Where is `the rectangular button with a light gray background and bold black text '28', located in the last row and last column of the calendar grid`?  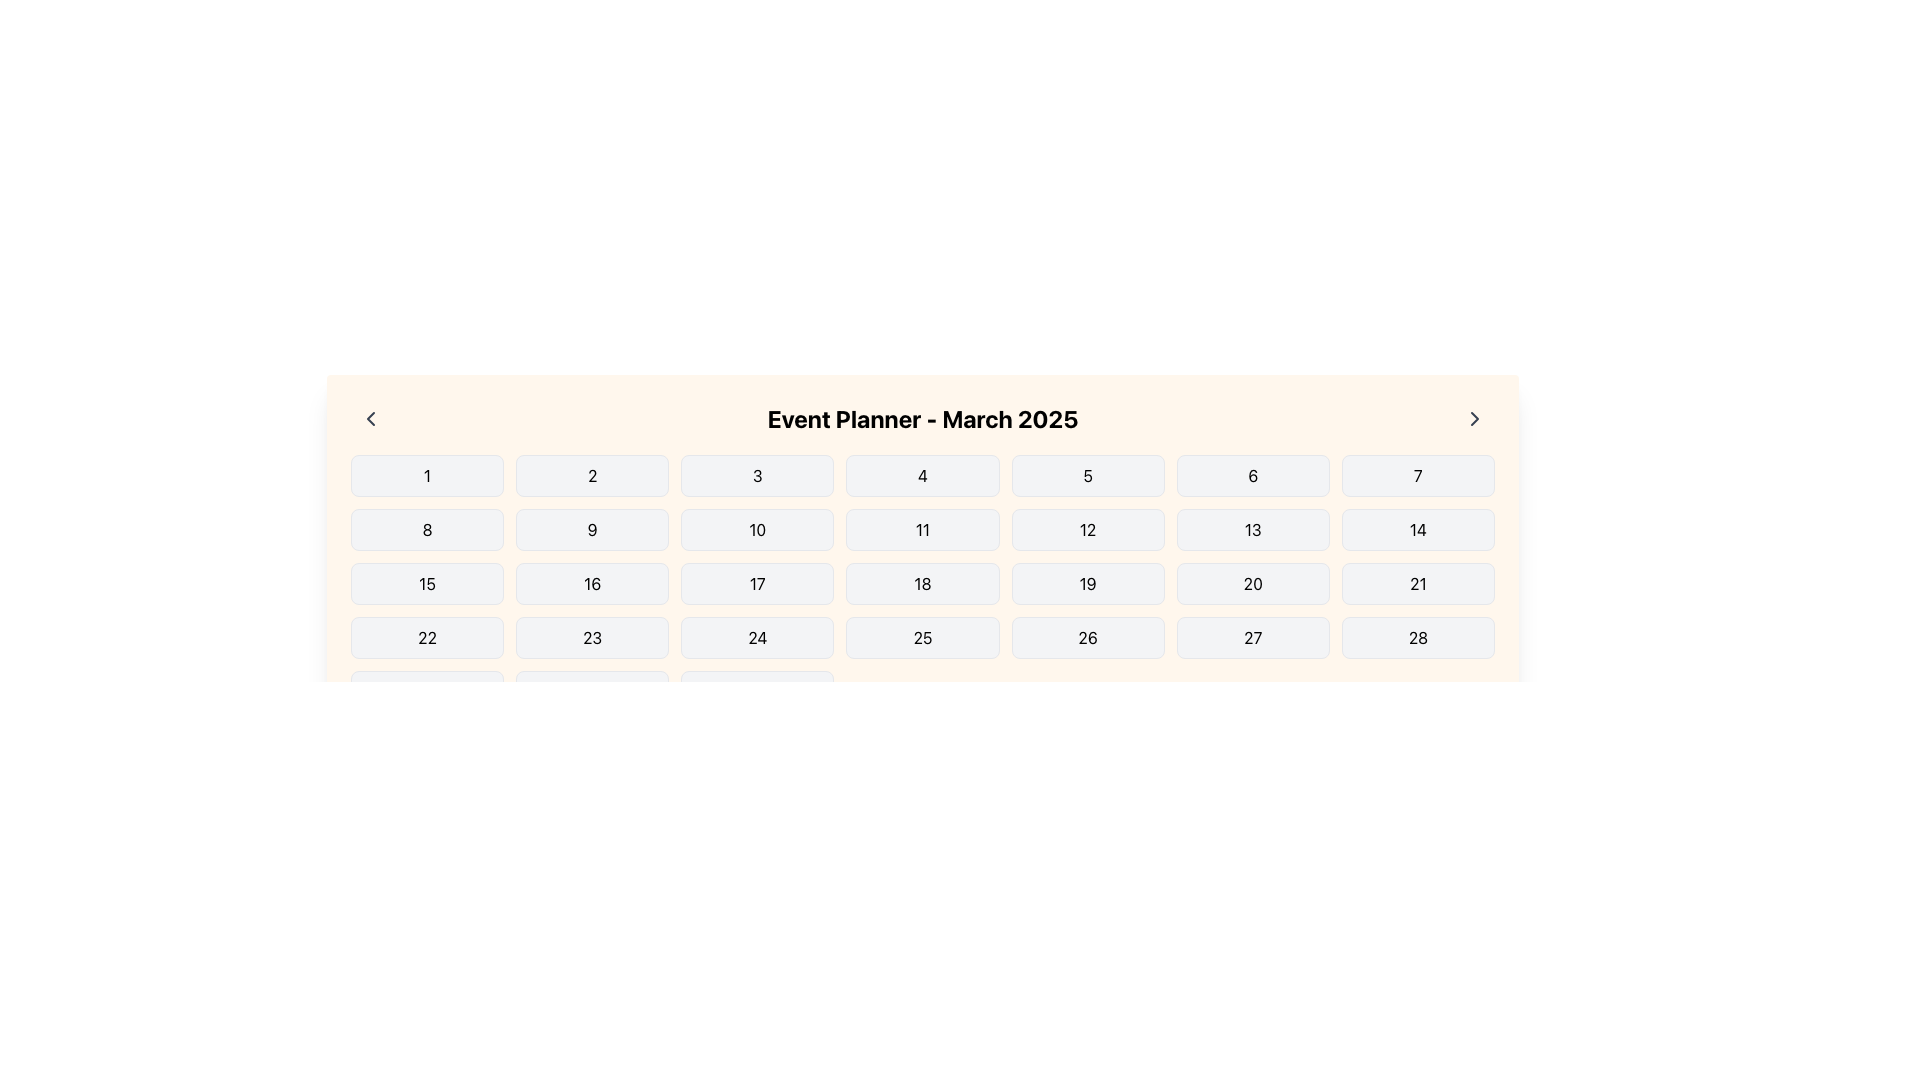
the rectangular button with a light gray background and bold black text '28', located in the last row and last column of the calendar grid is located at coordinates (1416, 637).